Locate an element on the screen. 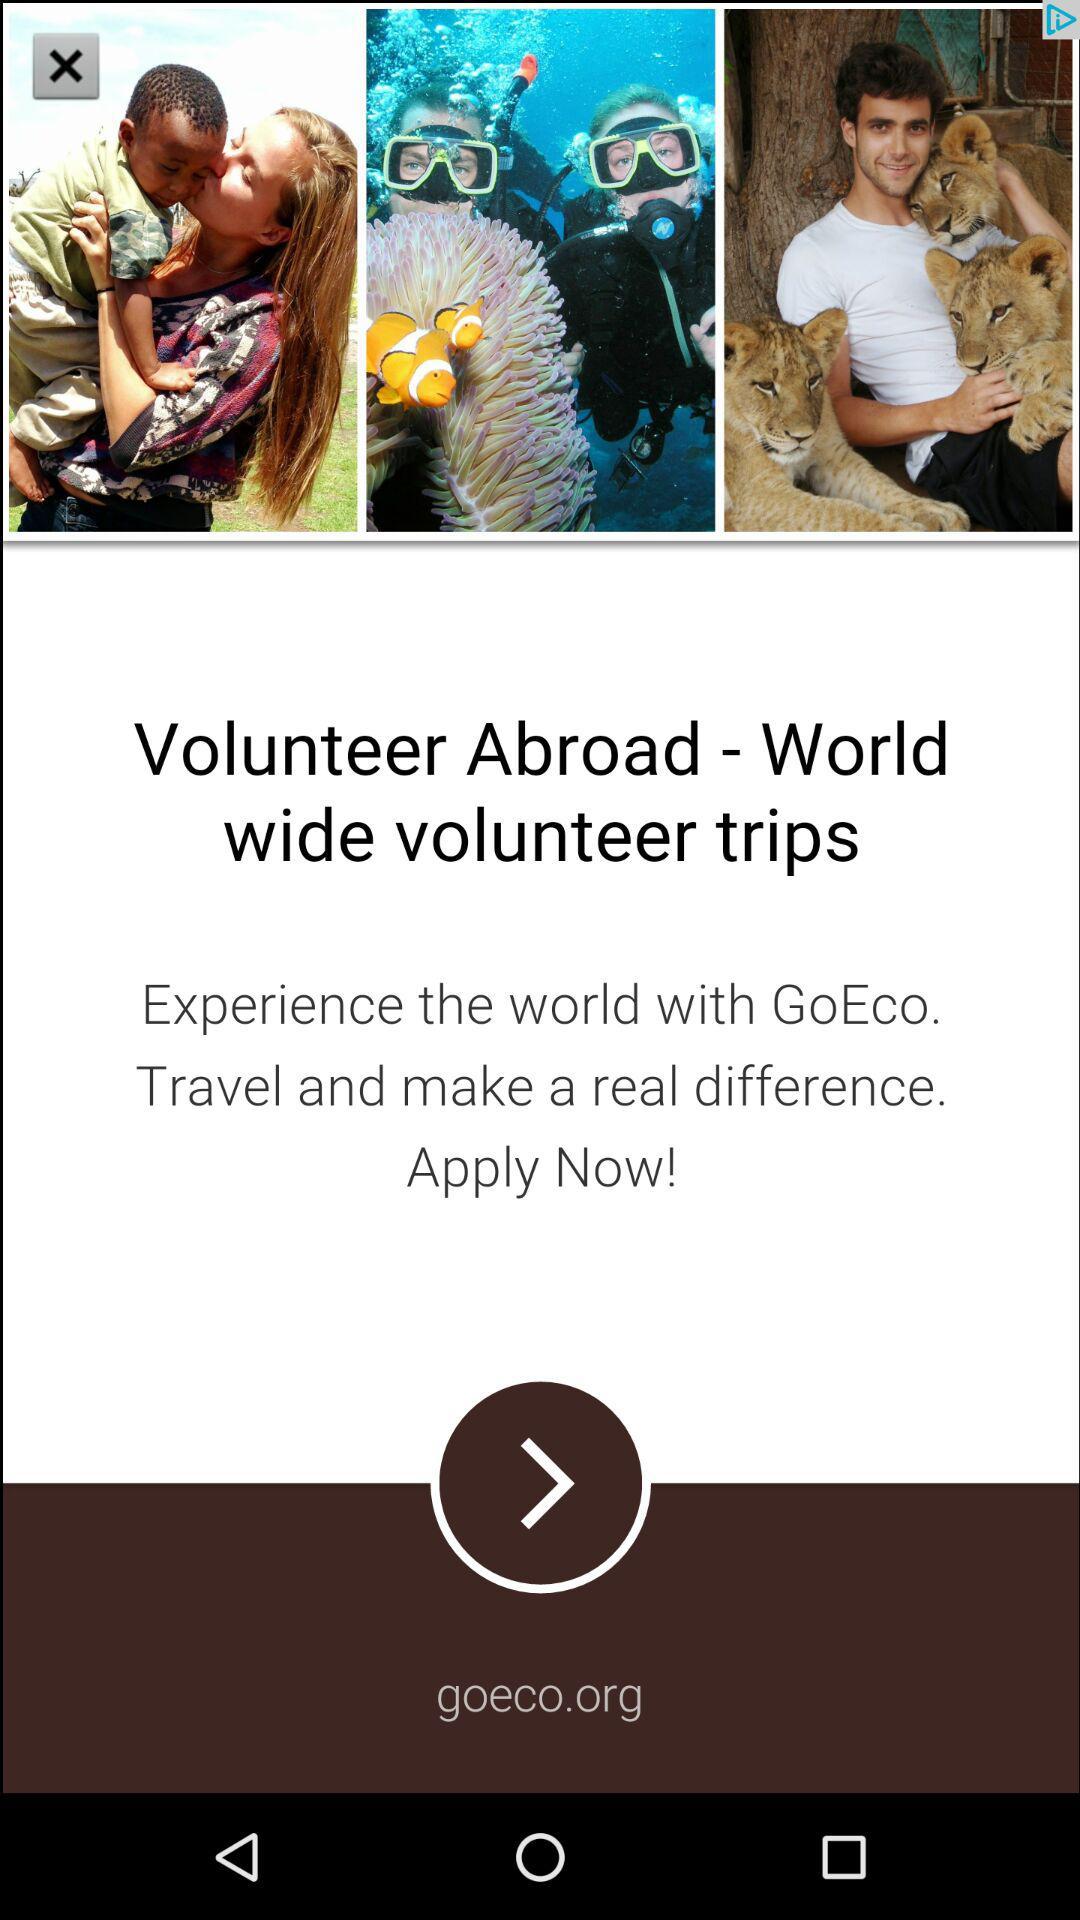 Image resolution: width=1080 pixels, height=1920 pixels. the close icon is located at coordinates (64, 70).